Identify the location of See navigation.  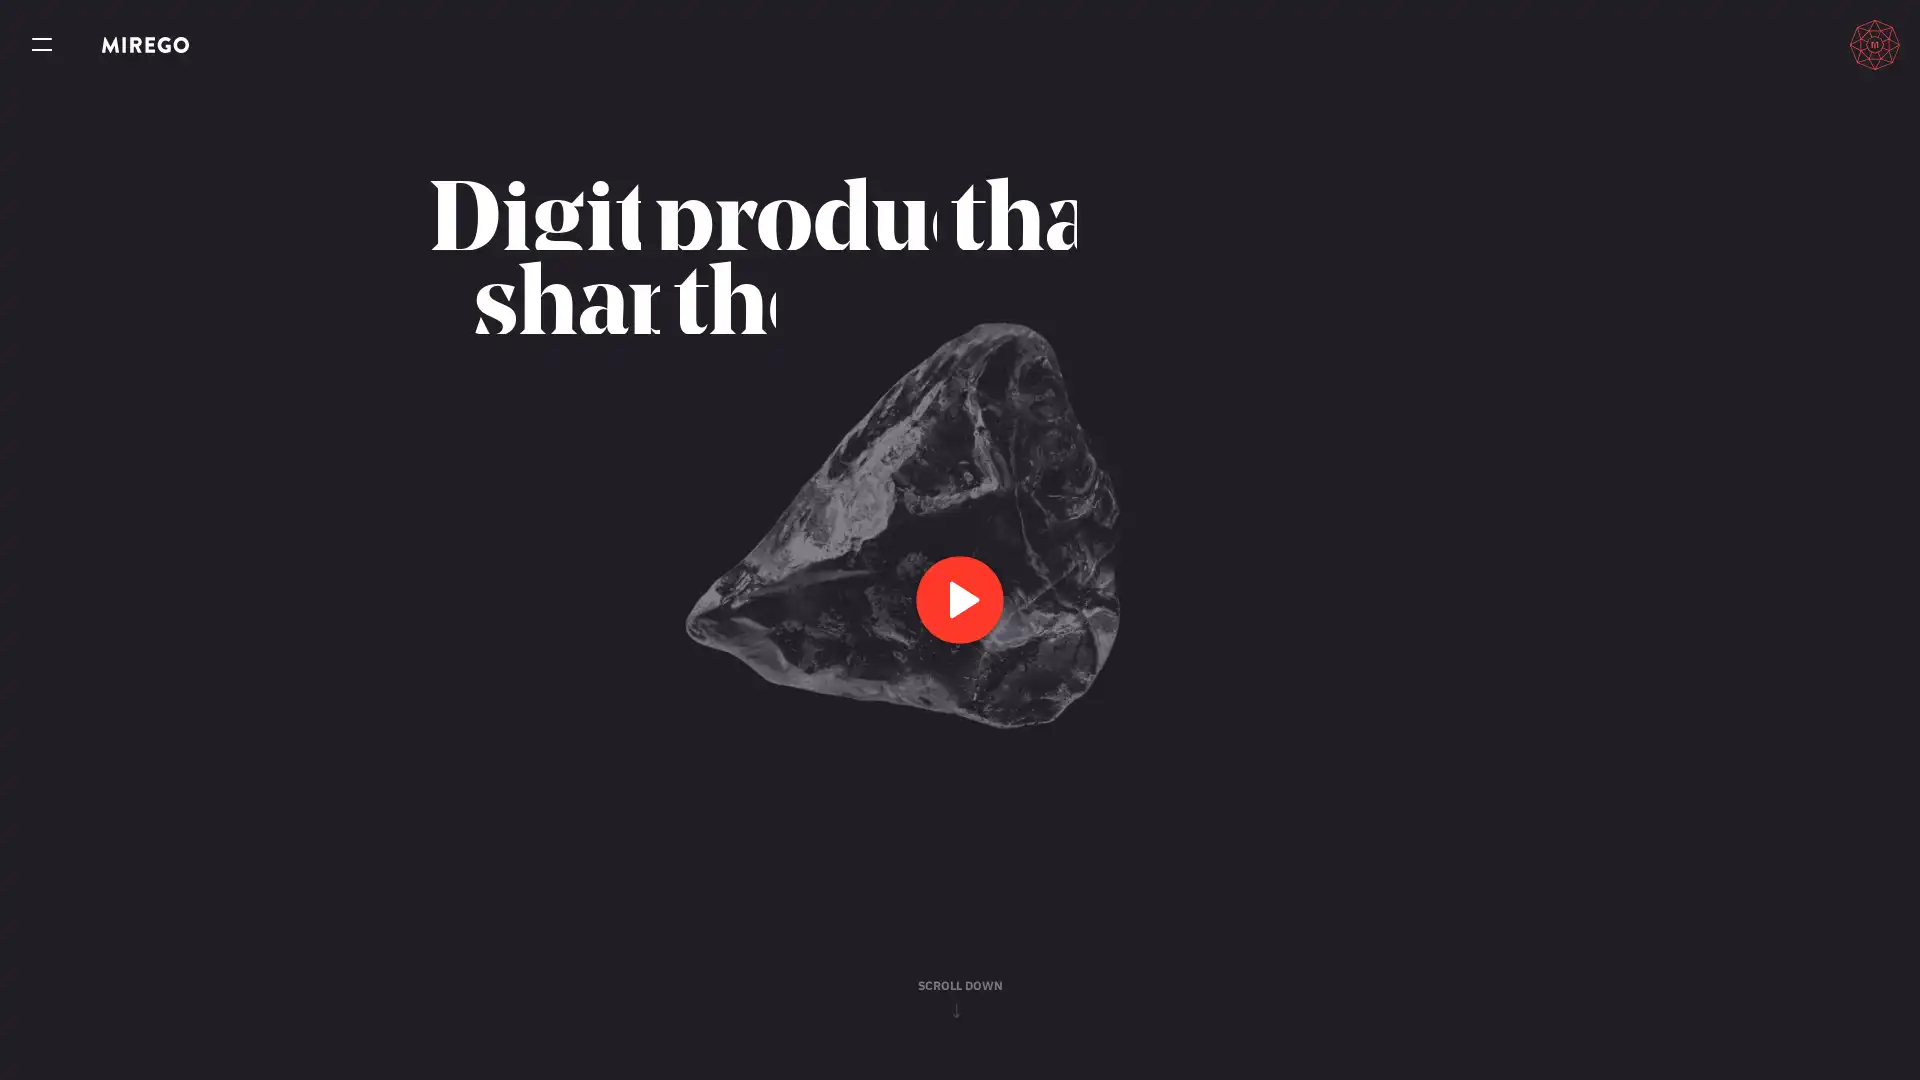
(42, 45).